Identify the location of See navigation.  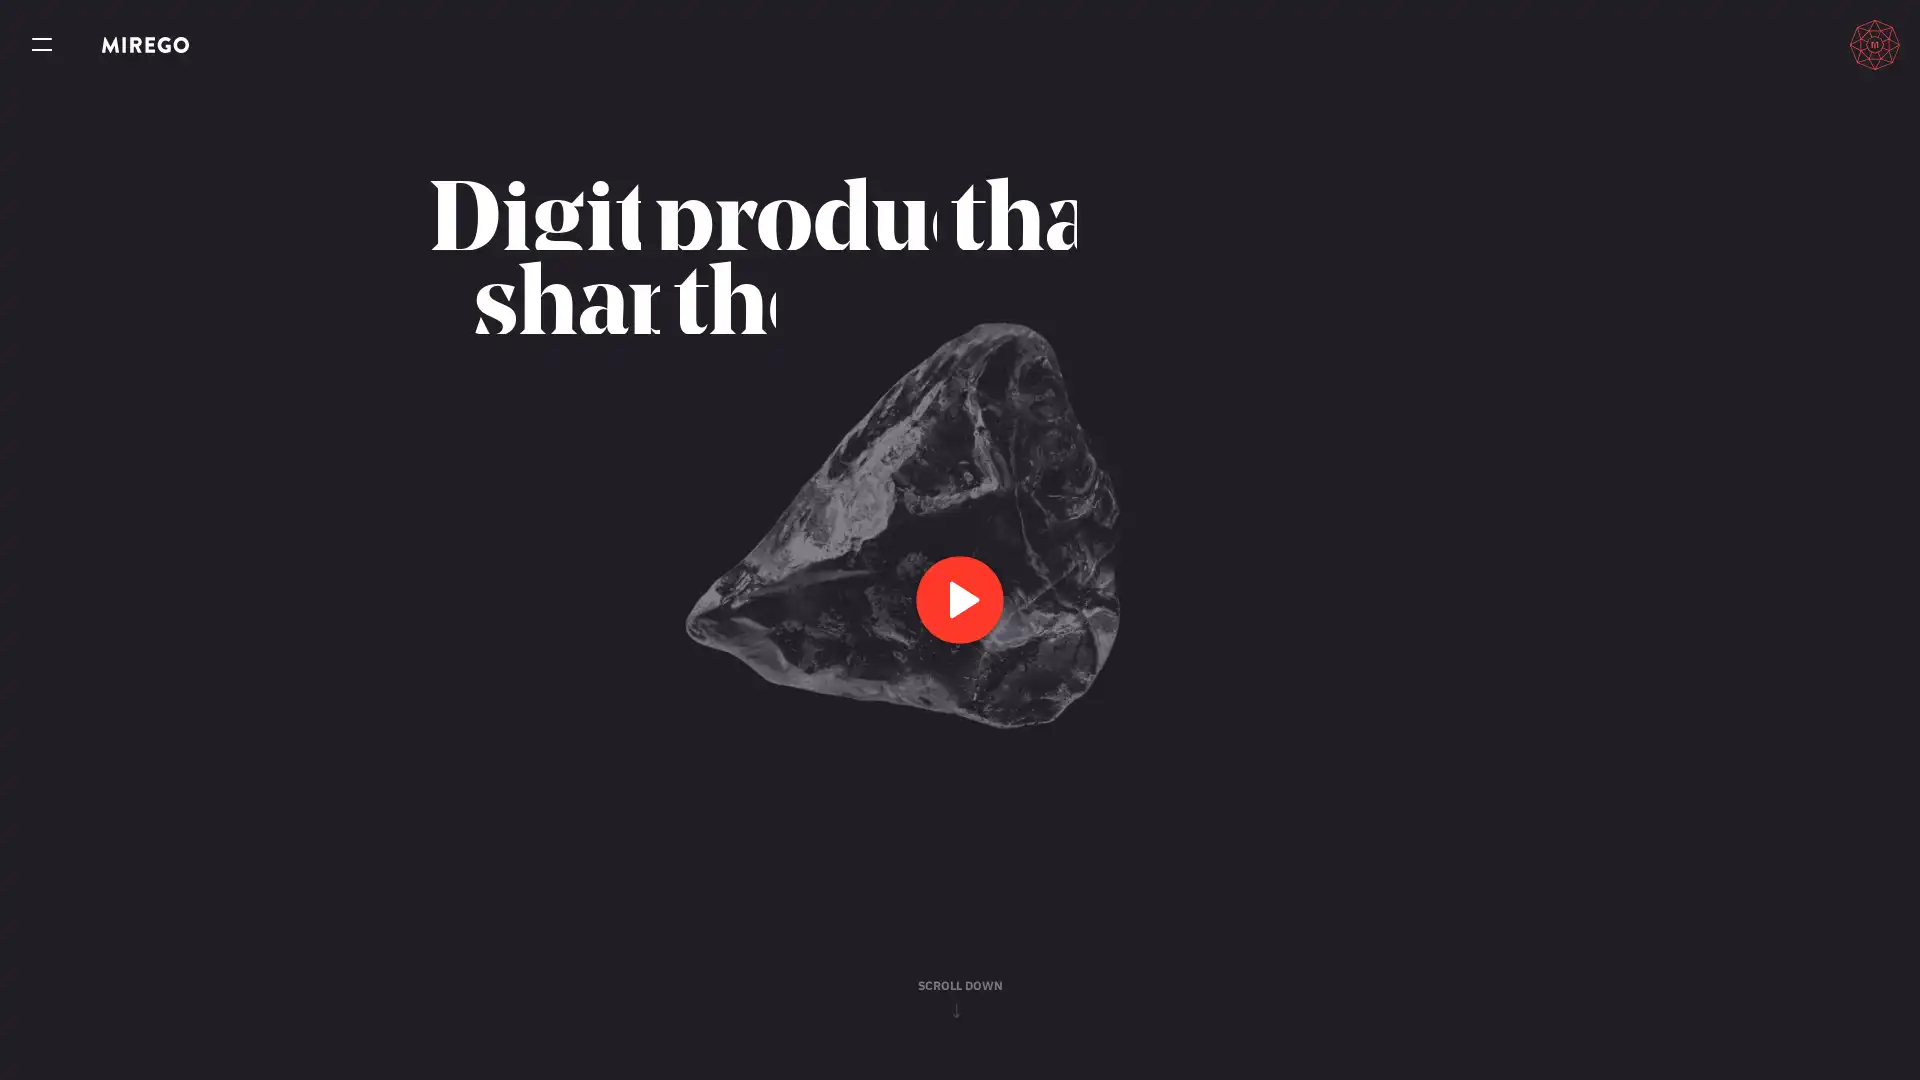
(42, 45).